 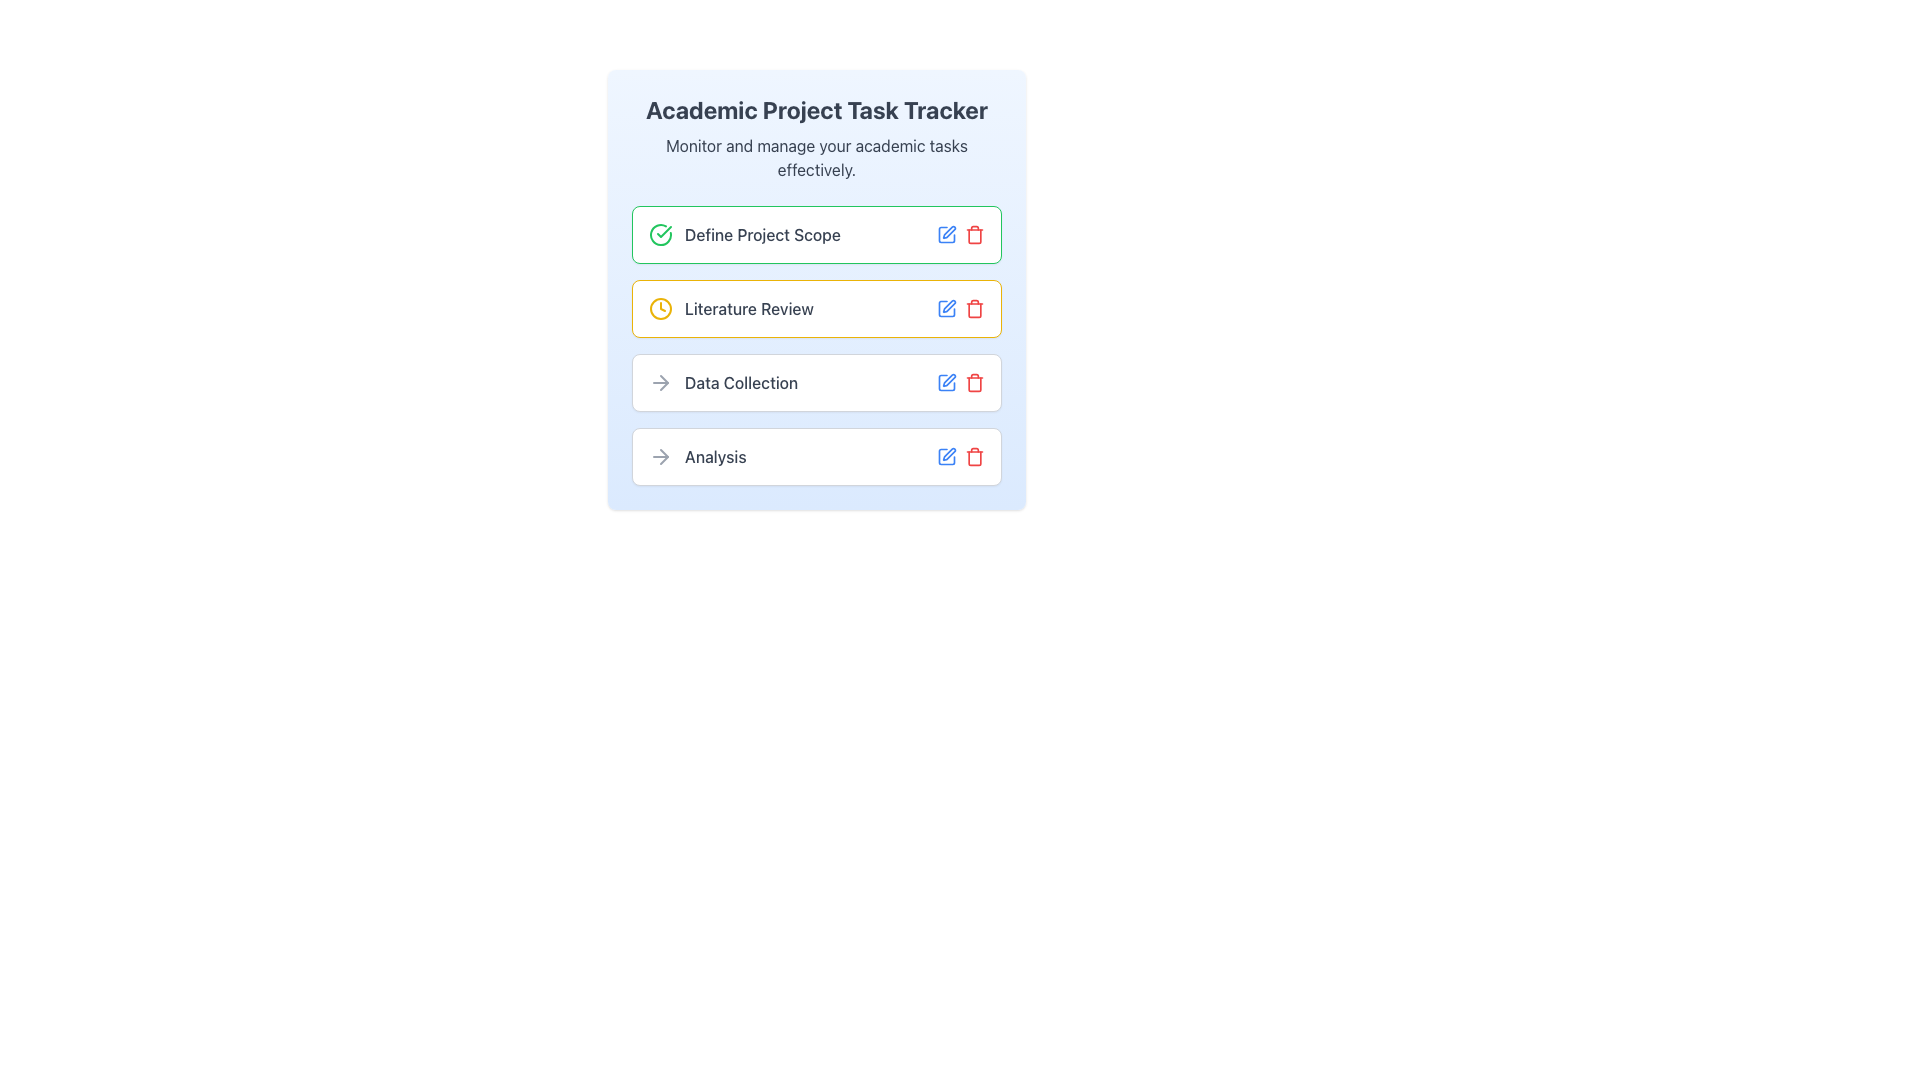 I want to click on the Text Label displaying 'Academic Project Task Tracker', which is a prominent bold heading at the top of the task-related information panel, so click(x=816, y=110).